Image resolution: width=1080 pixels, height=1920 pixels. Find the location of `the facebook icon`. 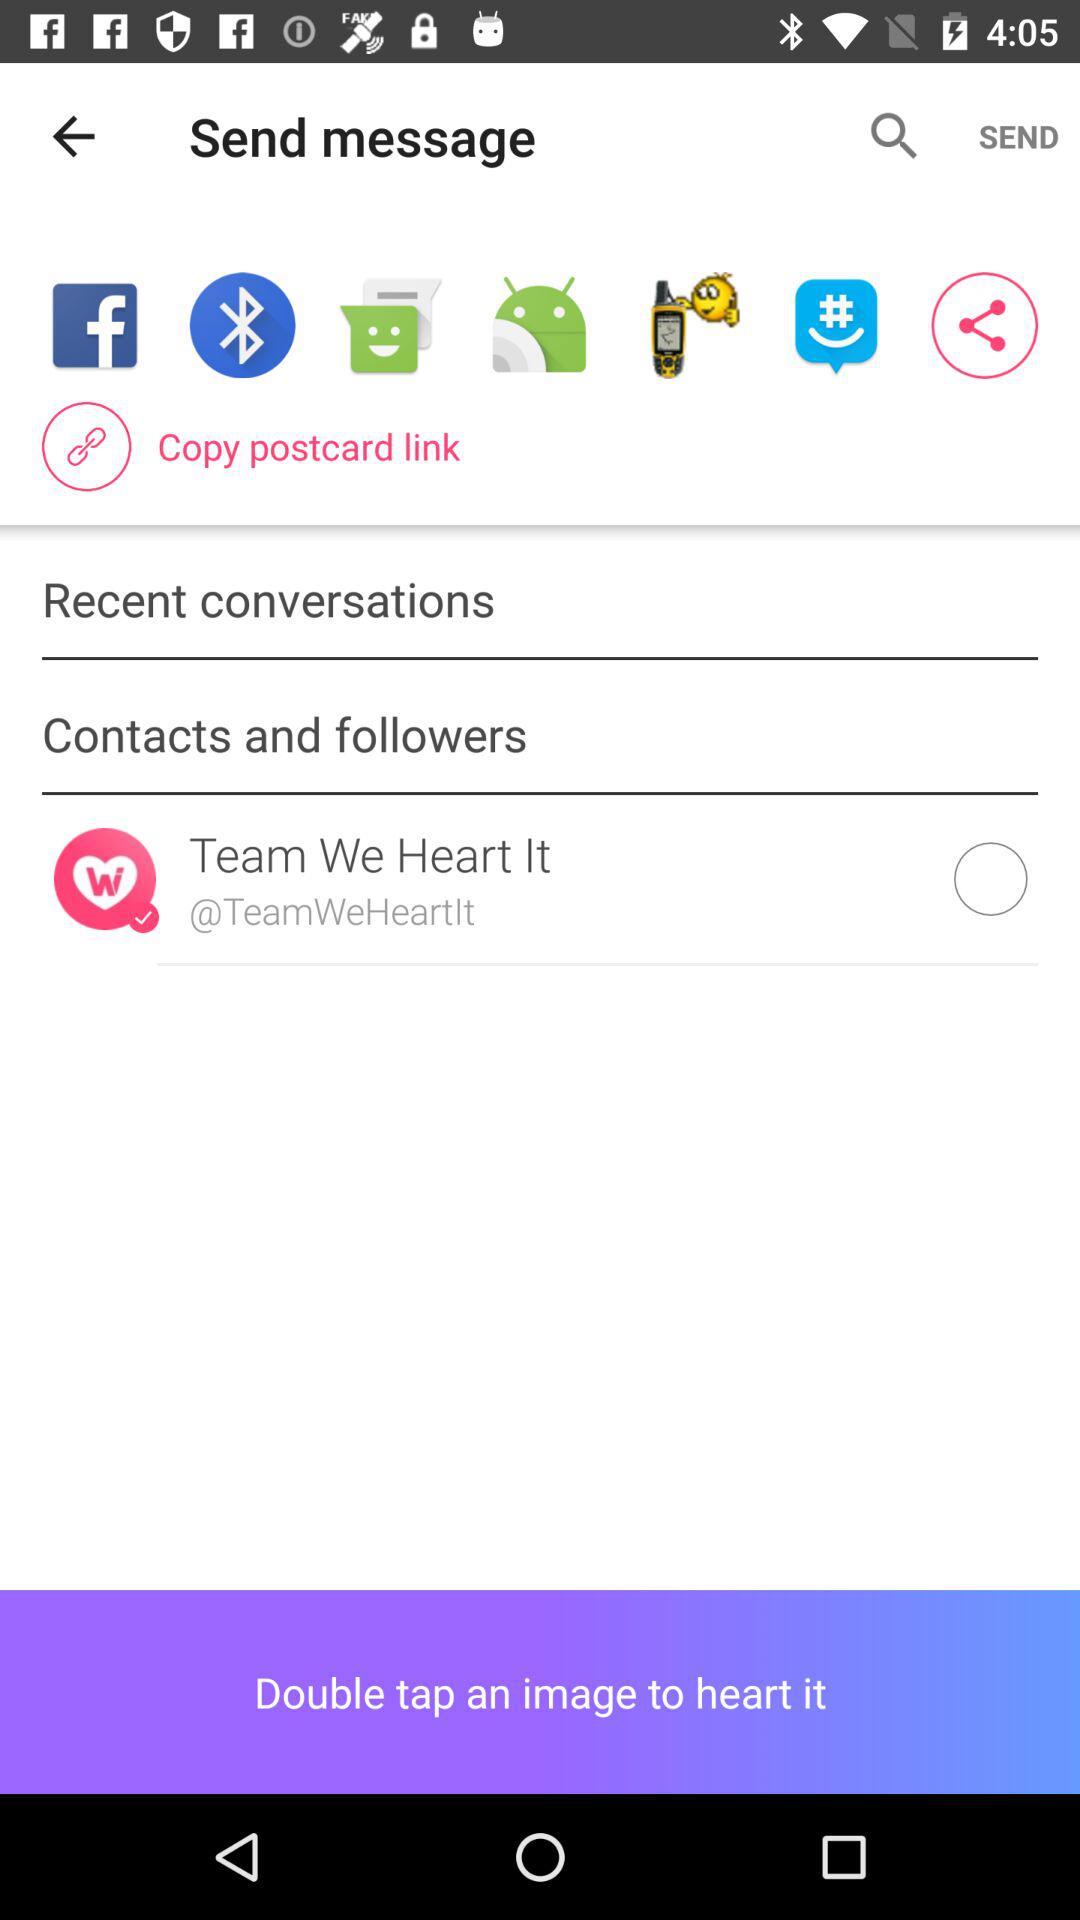

the facebook icon is located at coordinates (94, 325).